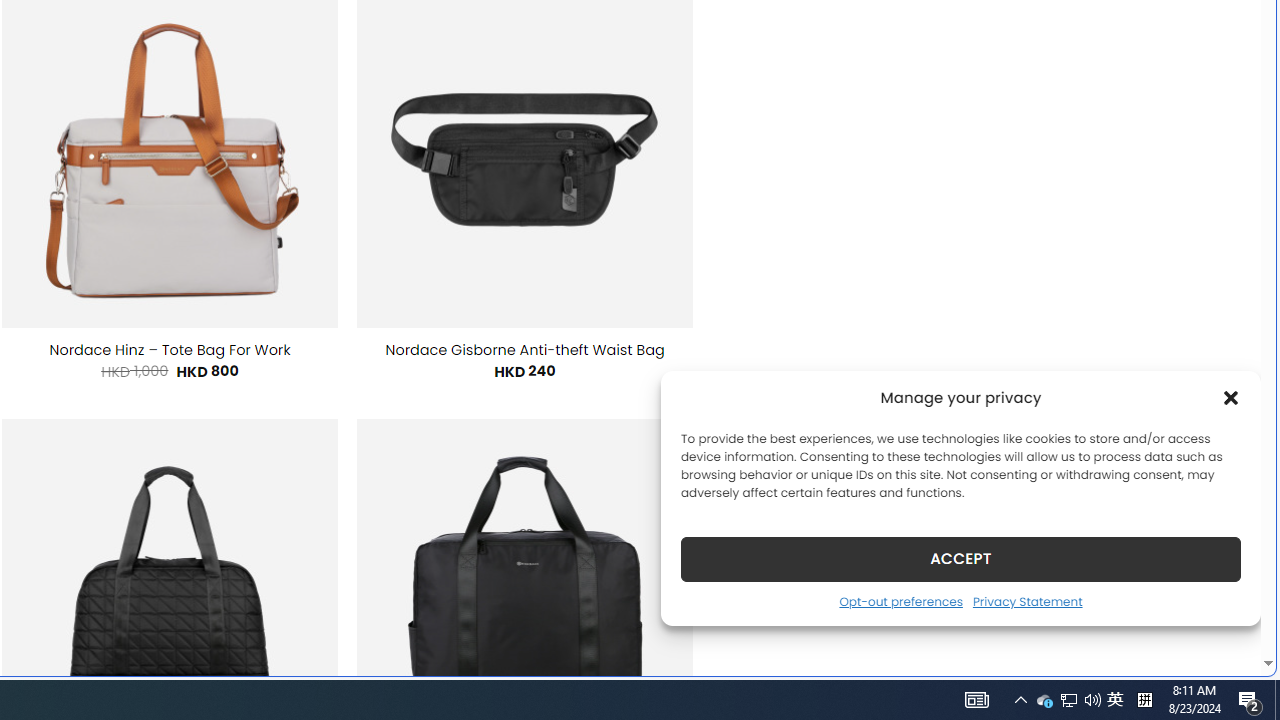 The image size is (1280, 720). What do you see at coordinates (961, 558) in the screenshot?
I see `'ACCEPT'` at bounding box center [961, 558].